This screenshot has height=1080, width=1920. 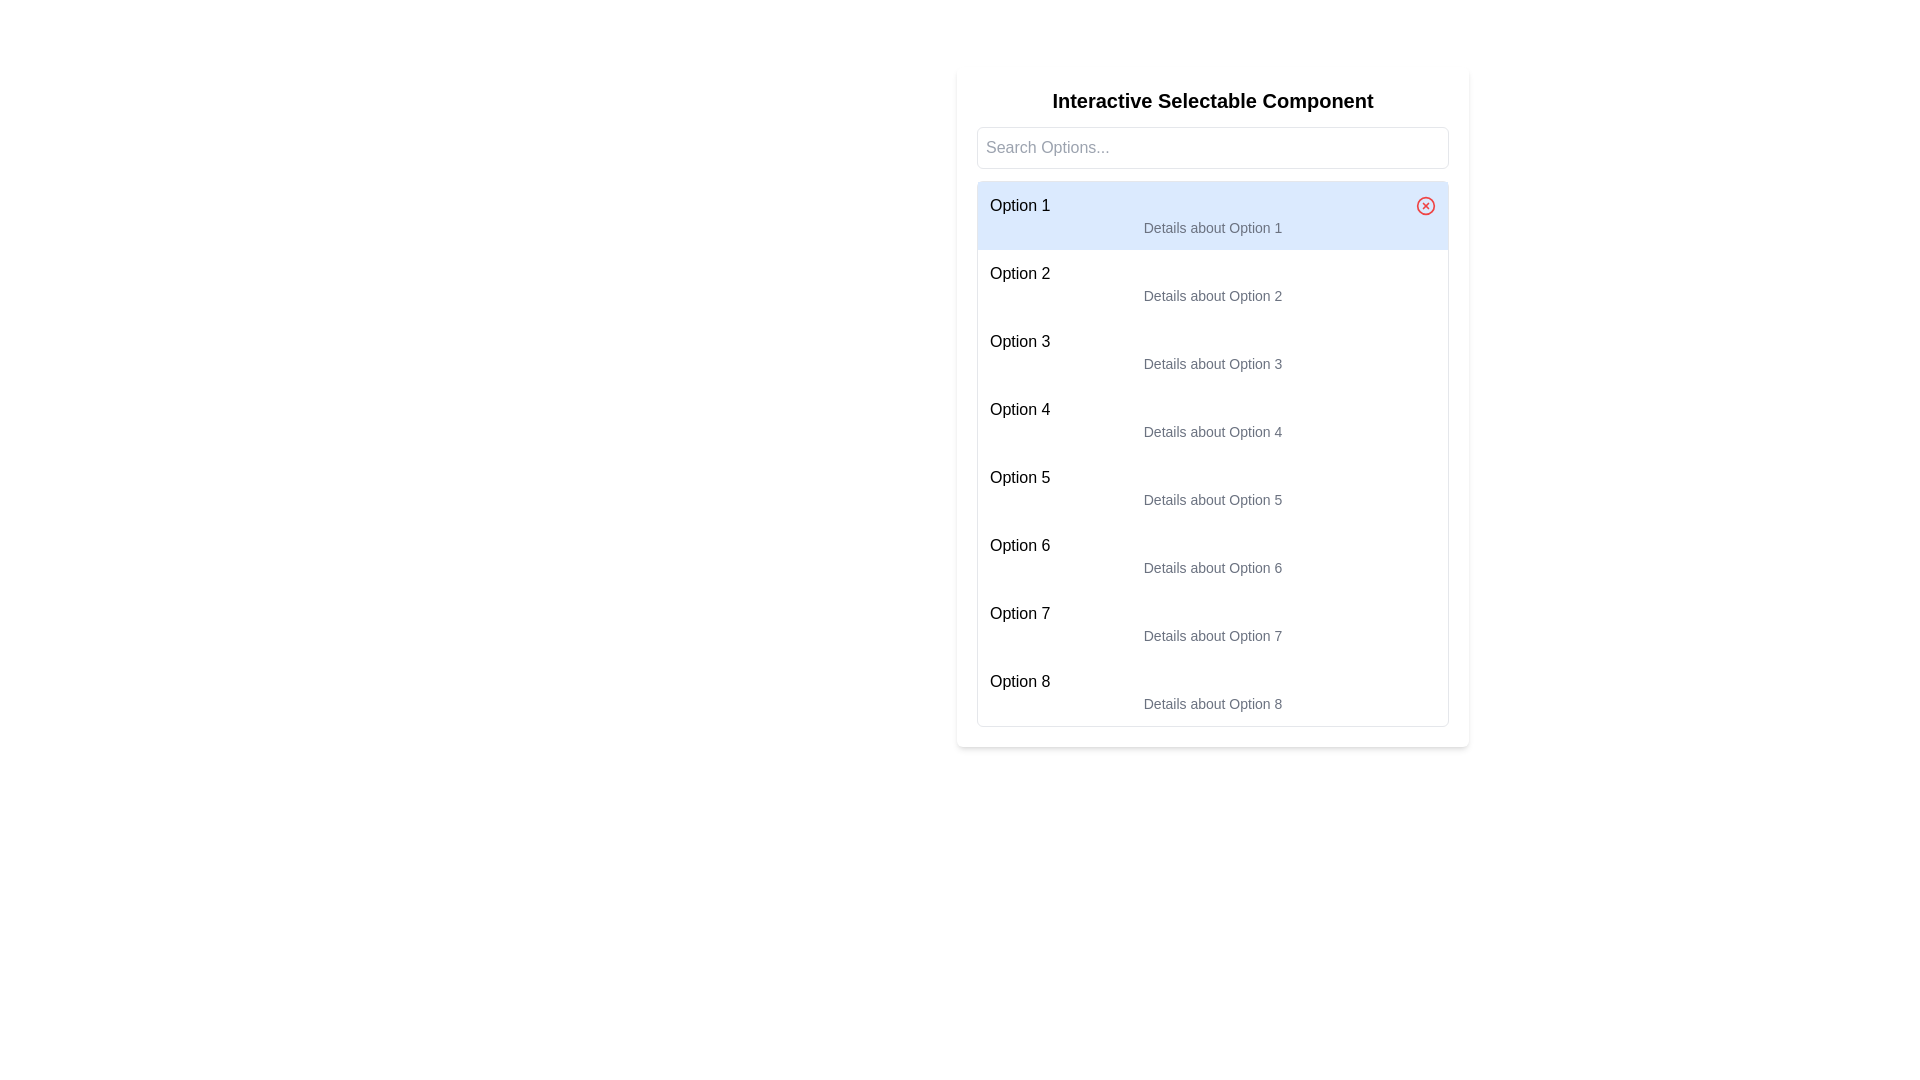 I want to click on the 'Option 5' text label, so click(x=1020, y=478).